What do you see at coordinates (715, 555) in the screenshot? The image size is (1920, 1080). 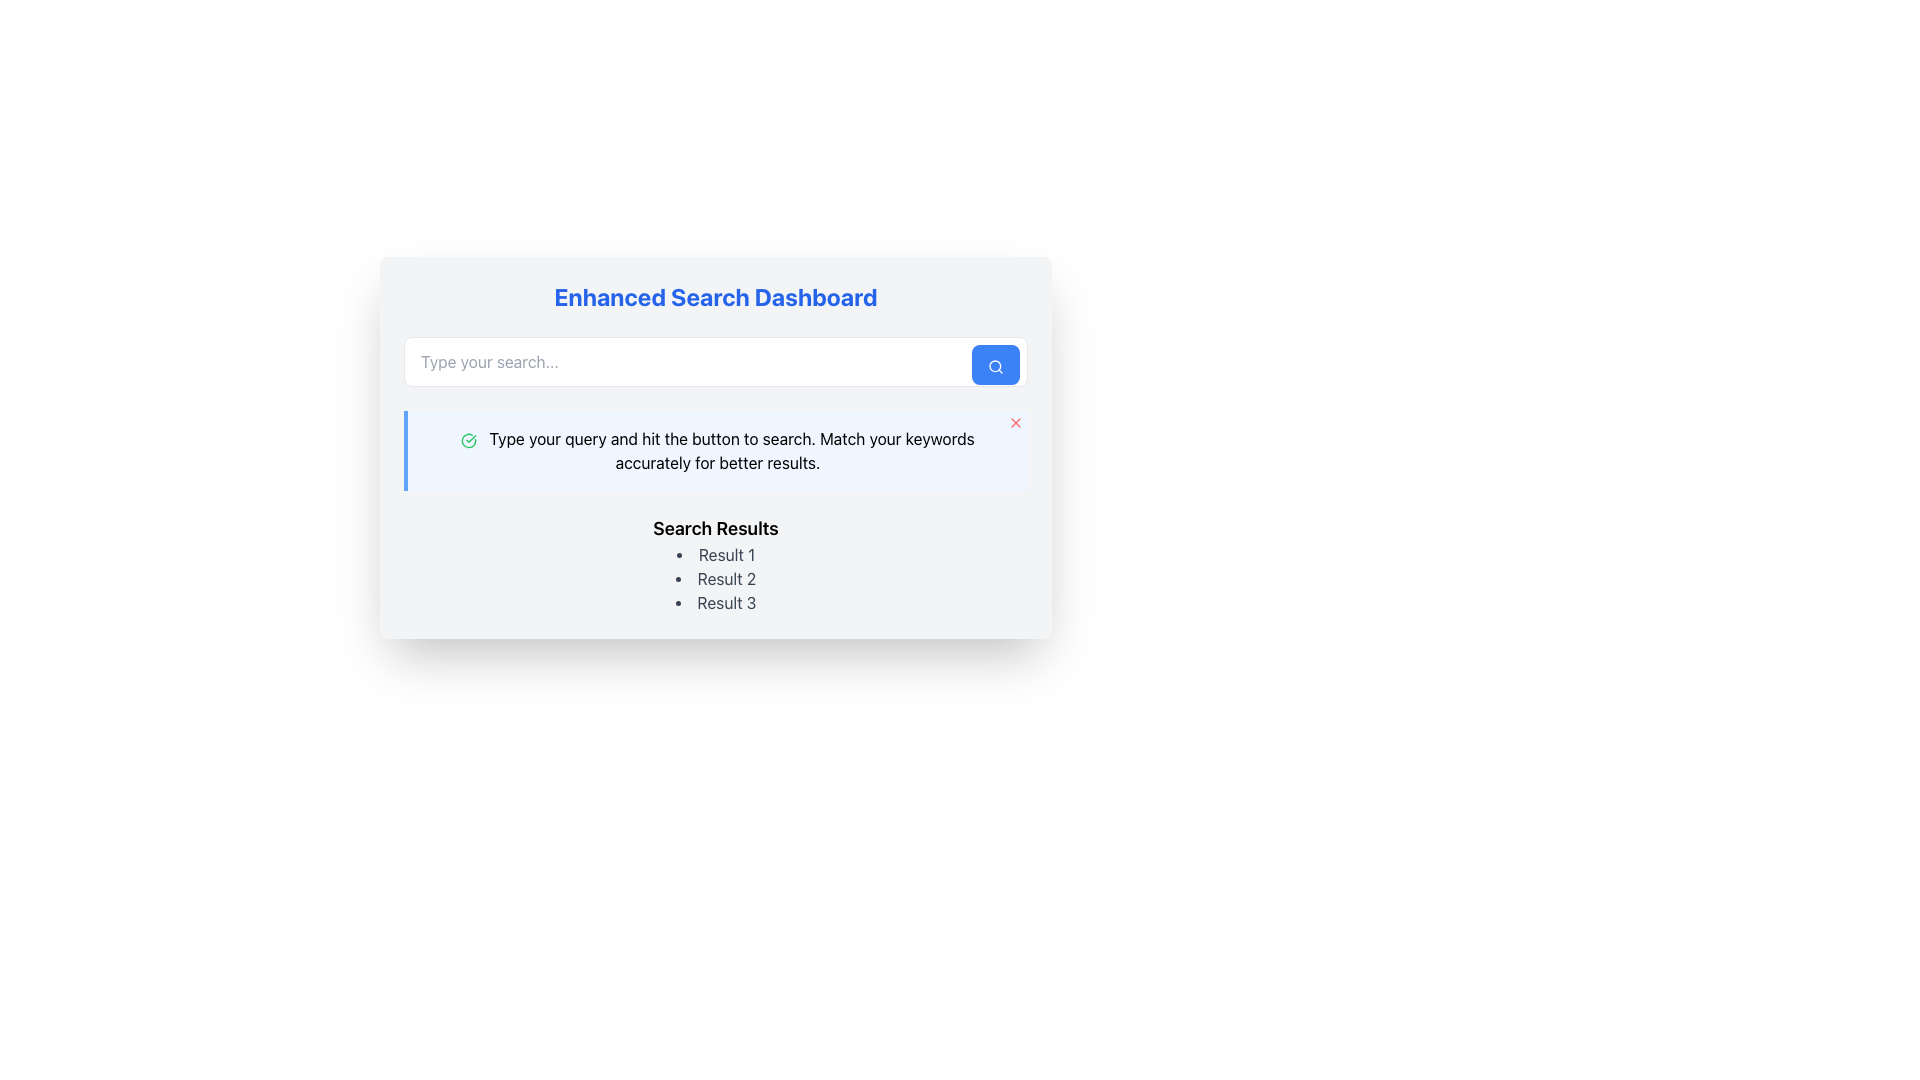 I see `the first search result label in the bulleted list` at bounding box center [715, 555].